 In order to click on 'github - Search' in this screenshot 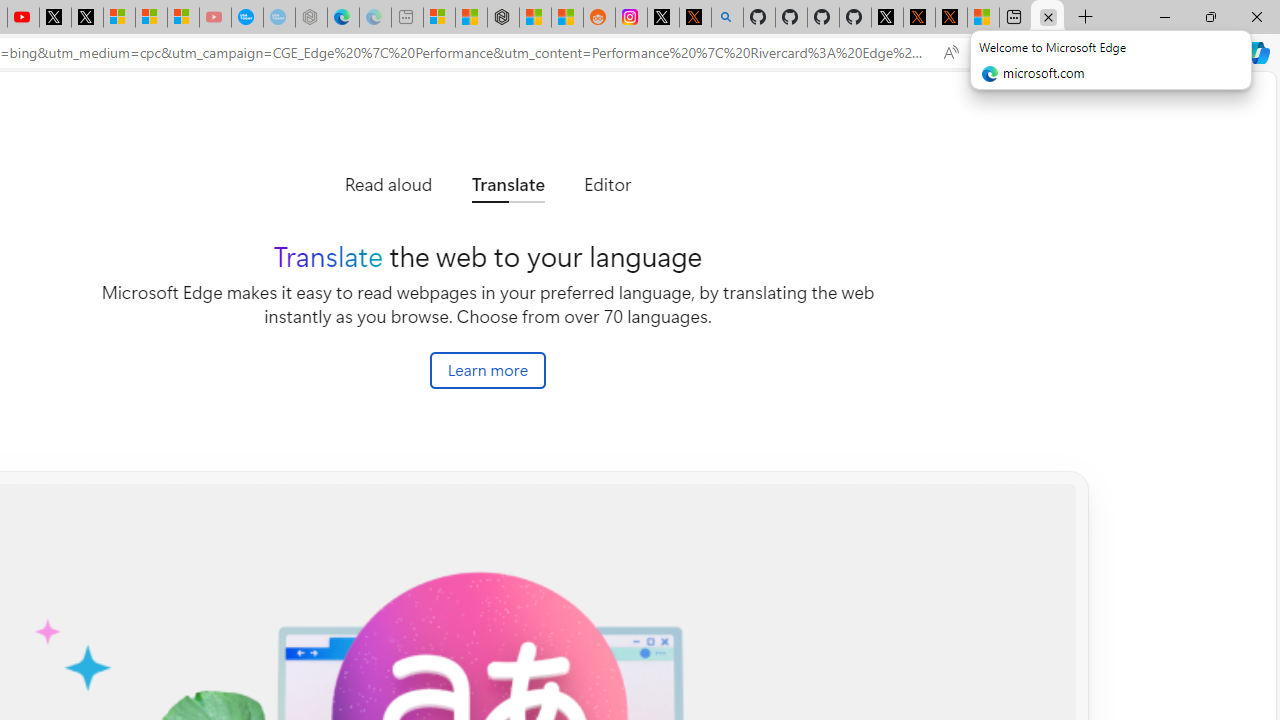, I will do `click(726, 17)`.